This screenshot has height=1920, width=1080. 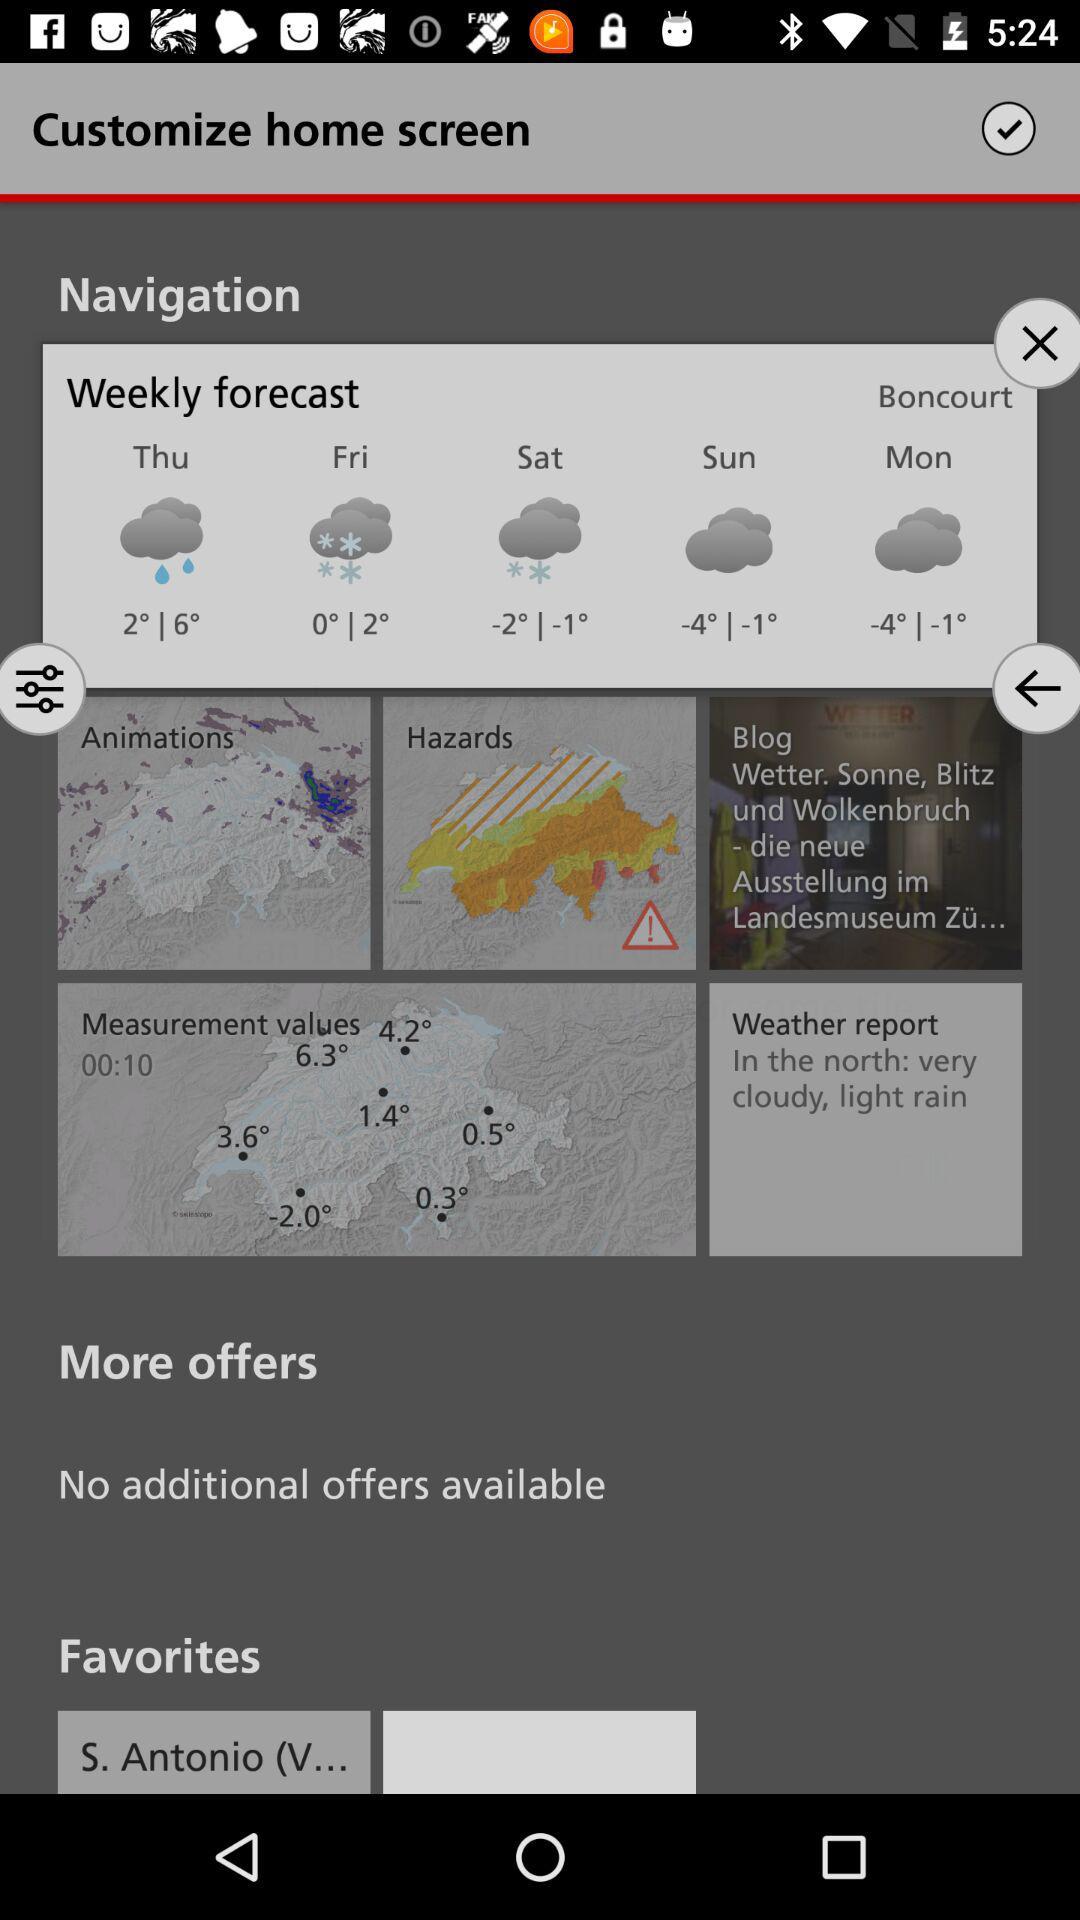 I want to click on the sliders icon, so click(x=43, y=688).